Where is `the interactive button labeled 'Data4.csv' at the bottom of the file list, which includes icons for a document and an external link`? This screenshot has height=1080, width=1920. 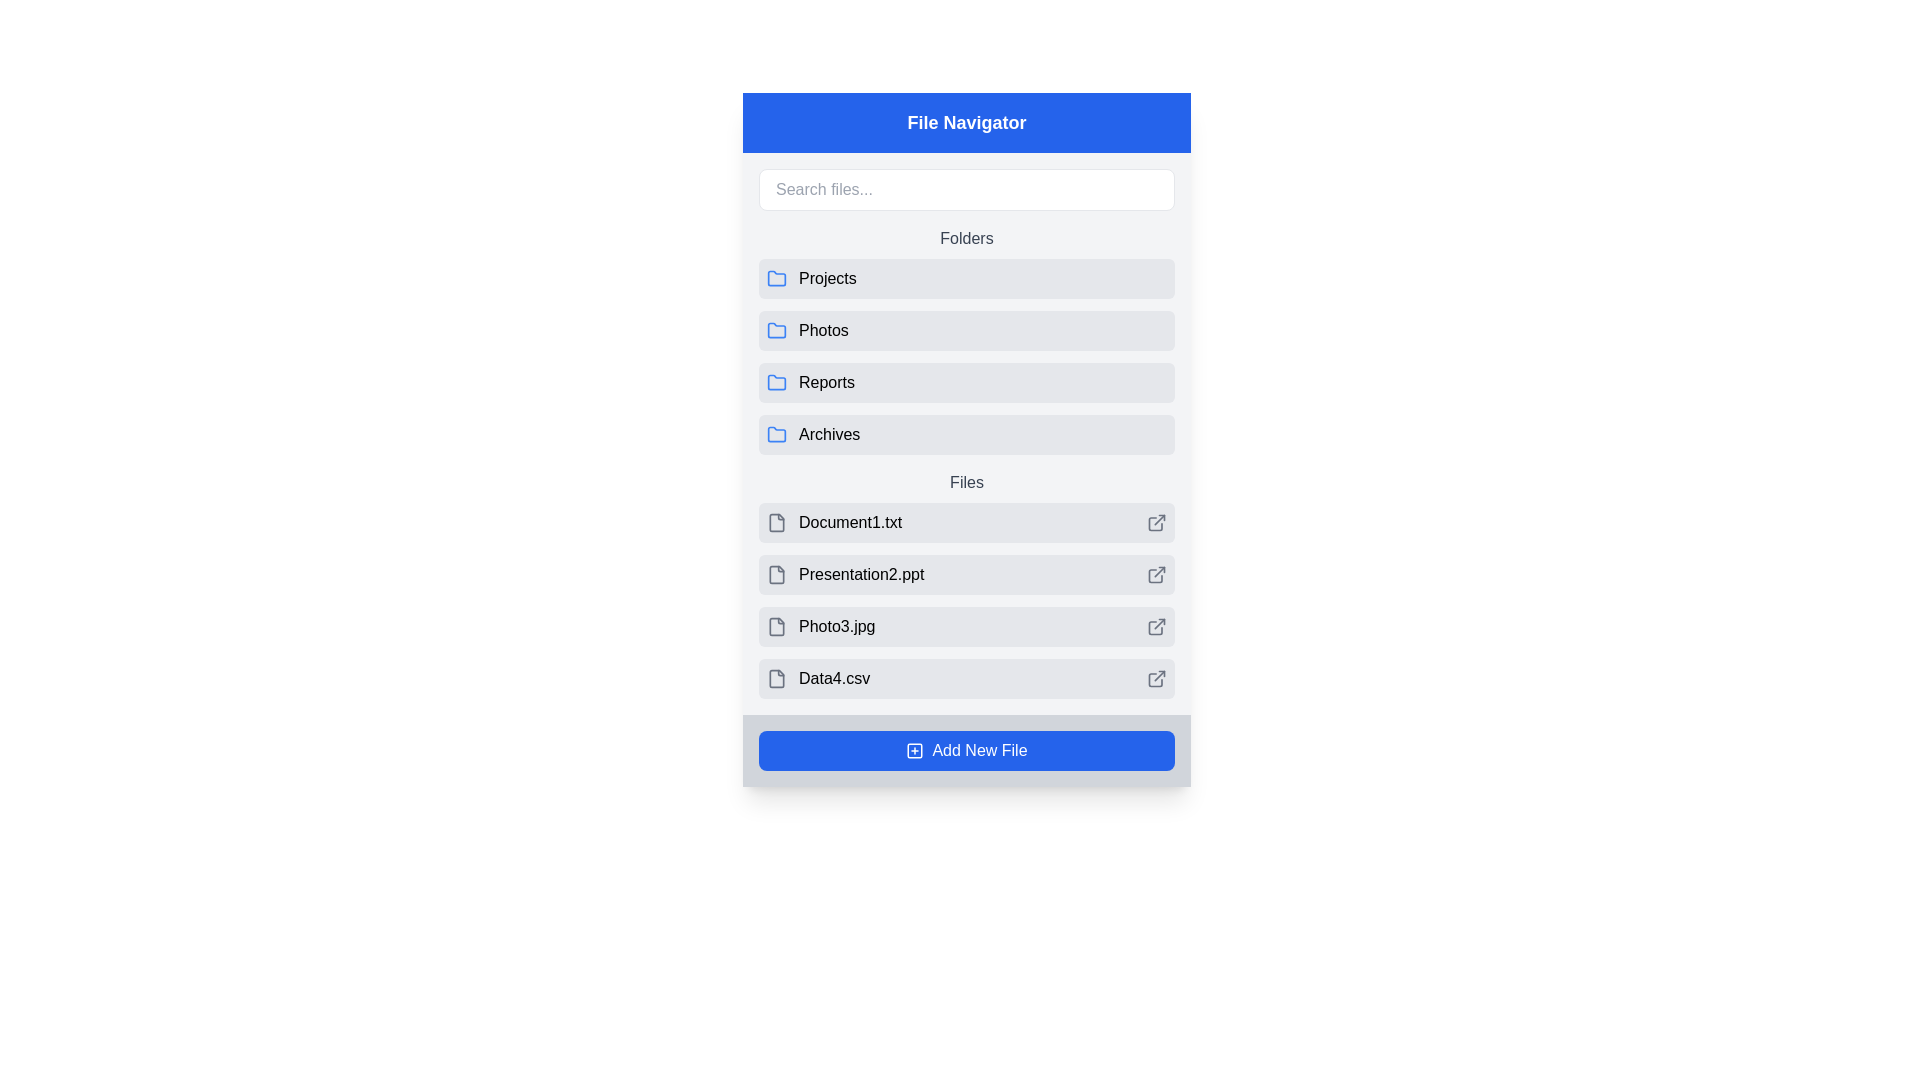 the interactive button labeled 'Data4.csv' at the bottom of the file list, which includes icons for a document and an external link is located at coordinates (966, 677).